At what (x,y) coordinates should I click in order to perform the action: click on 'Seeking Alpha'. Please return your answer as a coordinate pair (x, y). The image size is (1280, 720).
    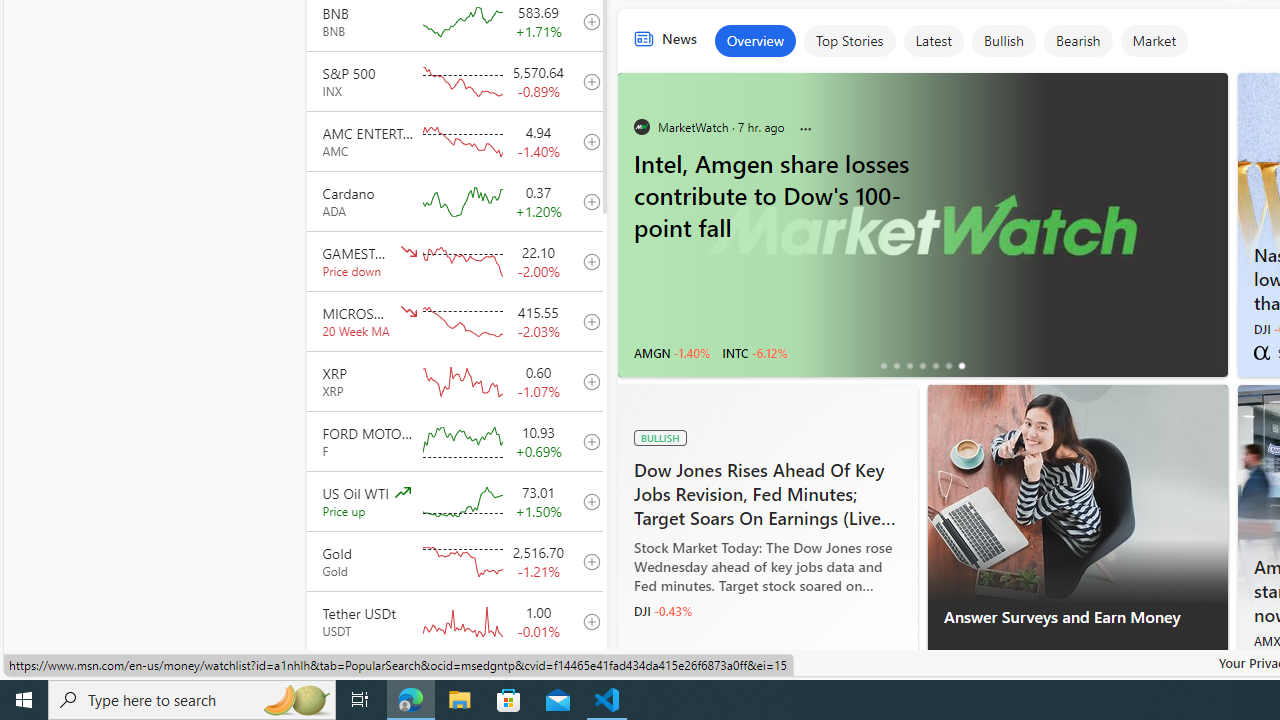
    Looking at the image, I should click on (1260, 351).